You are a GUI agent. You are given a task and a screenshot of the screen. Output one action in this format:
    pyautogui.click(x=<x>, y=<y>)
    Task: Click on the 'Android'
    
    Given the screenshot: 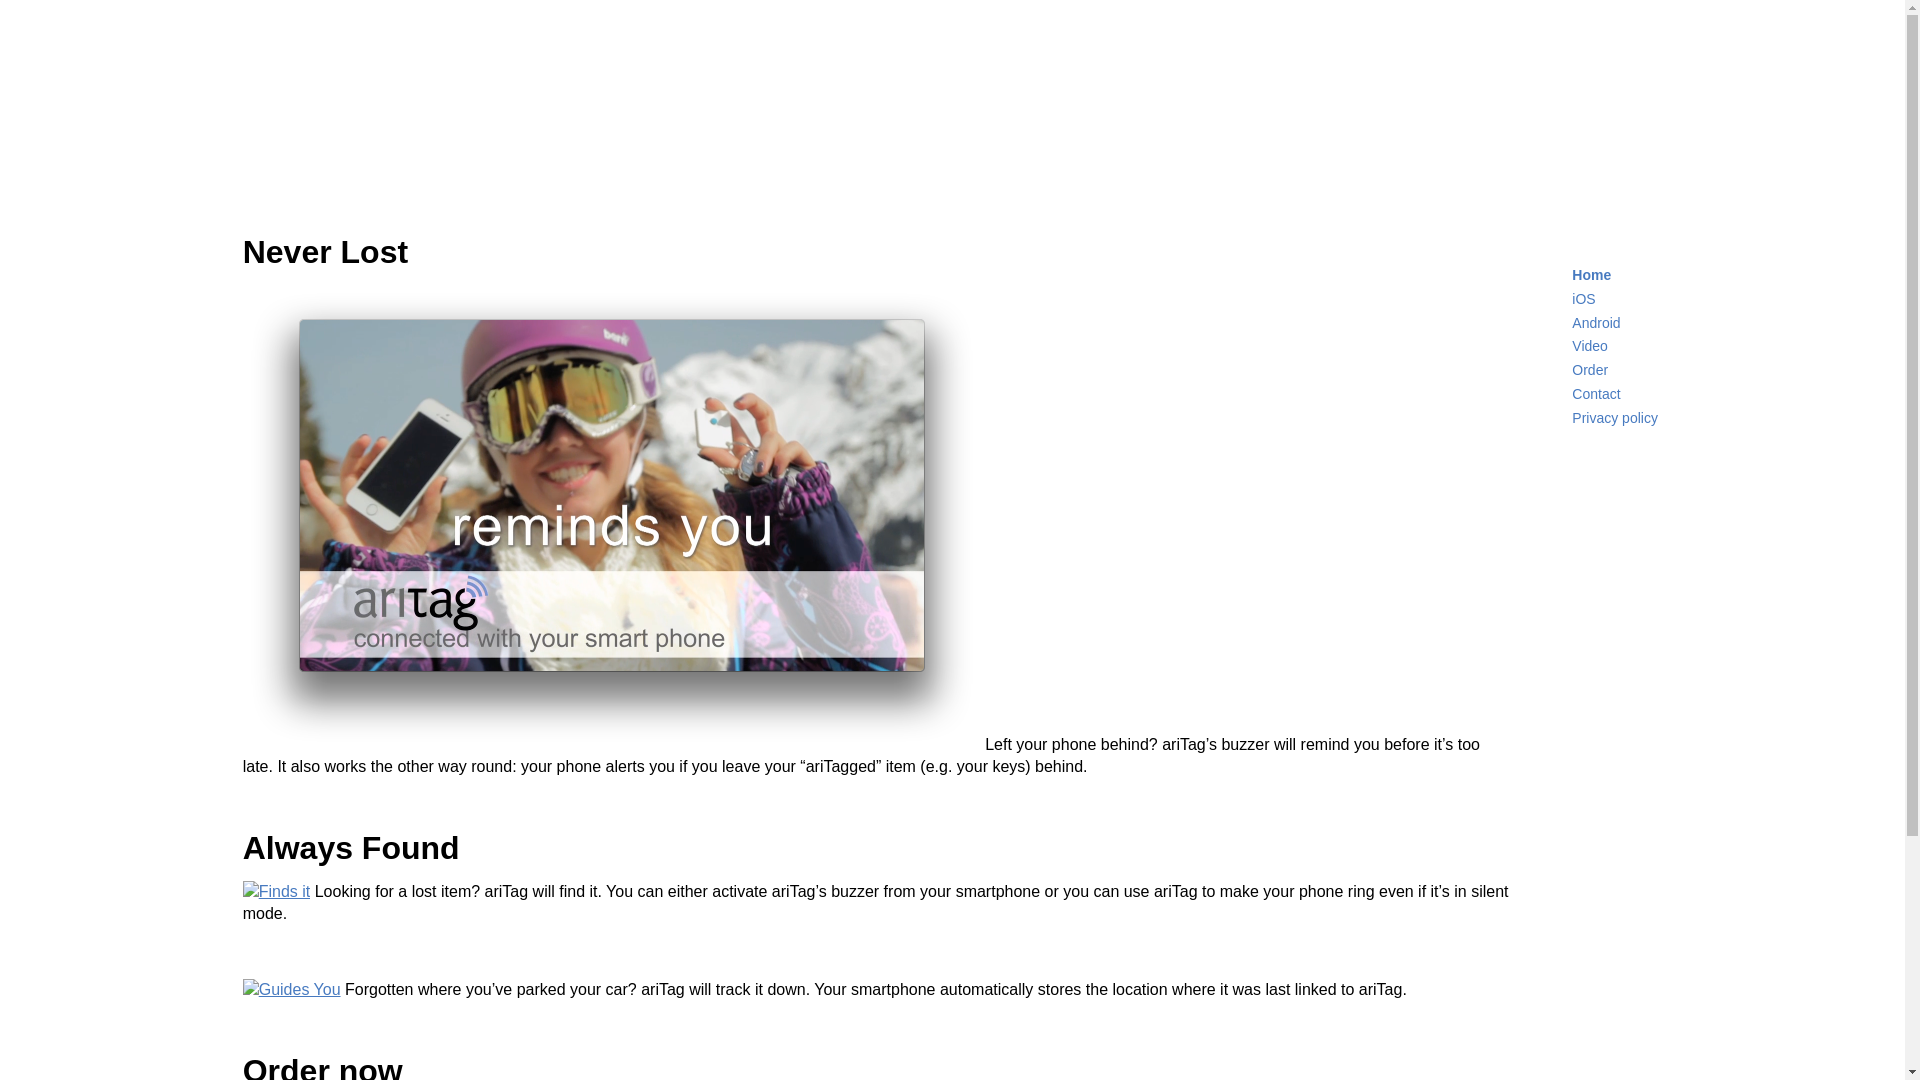 What is the action you would take?
    pyautogui.click(x=1595, y=322)
    